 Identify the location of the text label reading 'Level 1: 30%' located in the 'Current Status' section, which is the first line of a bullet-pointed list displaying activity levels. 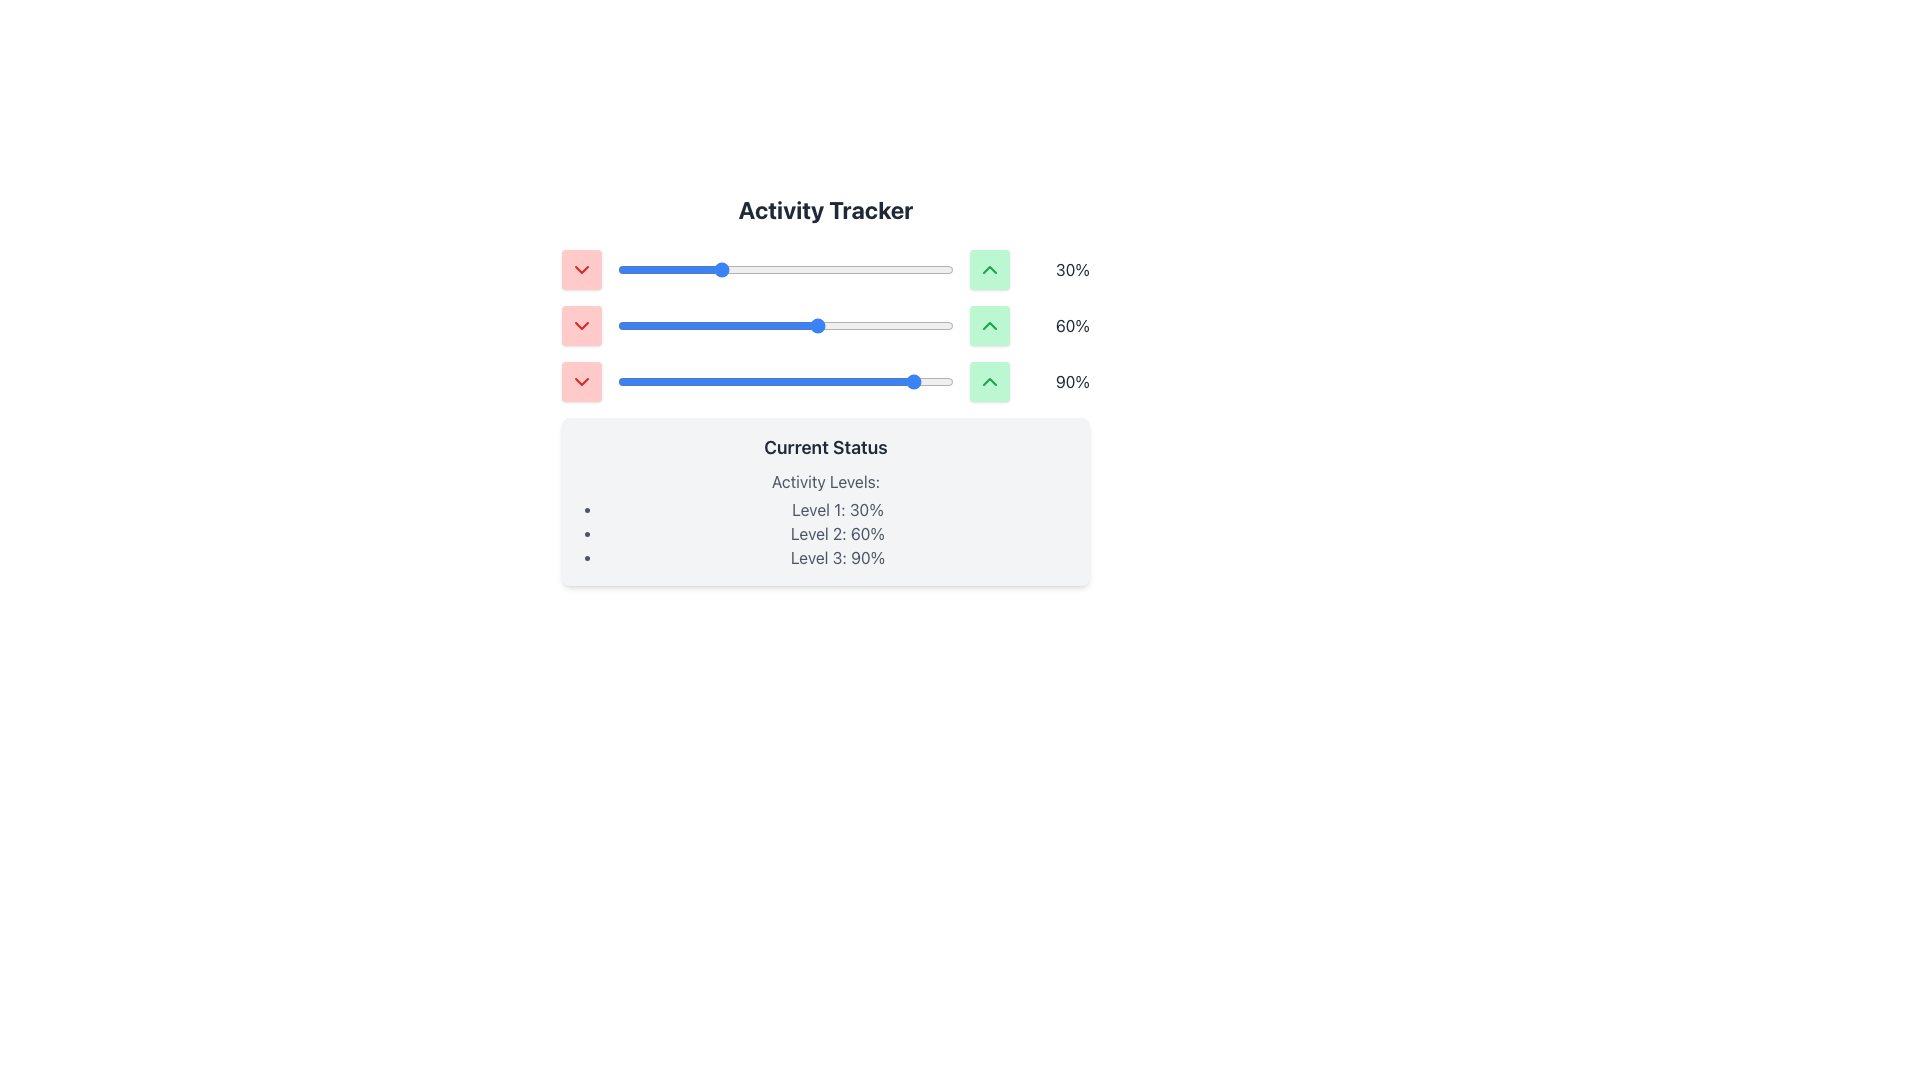
(838, 508).